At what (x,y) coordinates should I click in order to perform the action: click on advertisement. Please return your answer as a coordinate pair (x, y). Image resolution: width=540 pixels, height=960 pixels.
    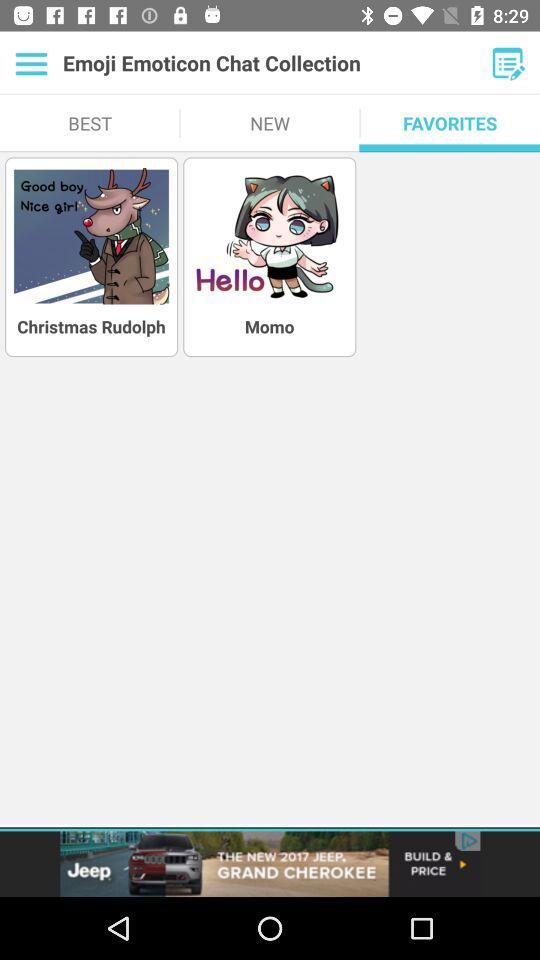
    Looking at the image, I should click on (270, 863).